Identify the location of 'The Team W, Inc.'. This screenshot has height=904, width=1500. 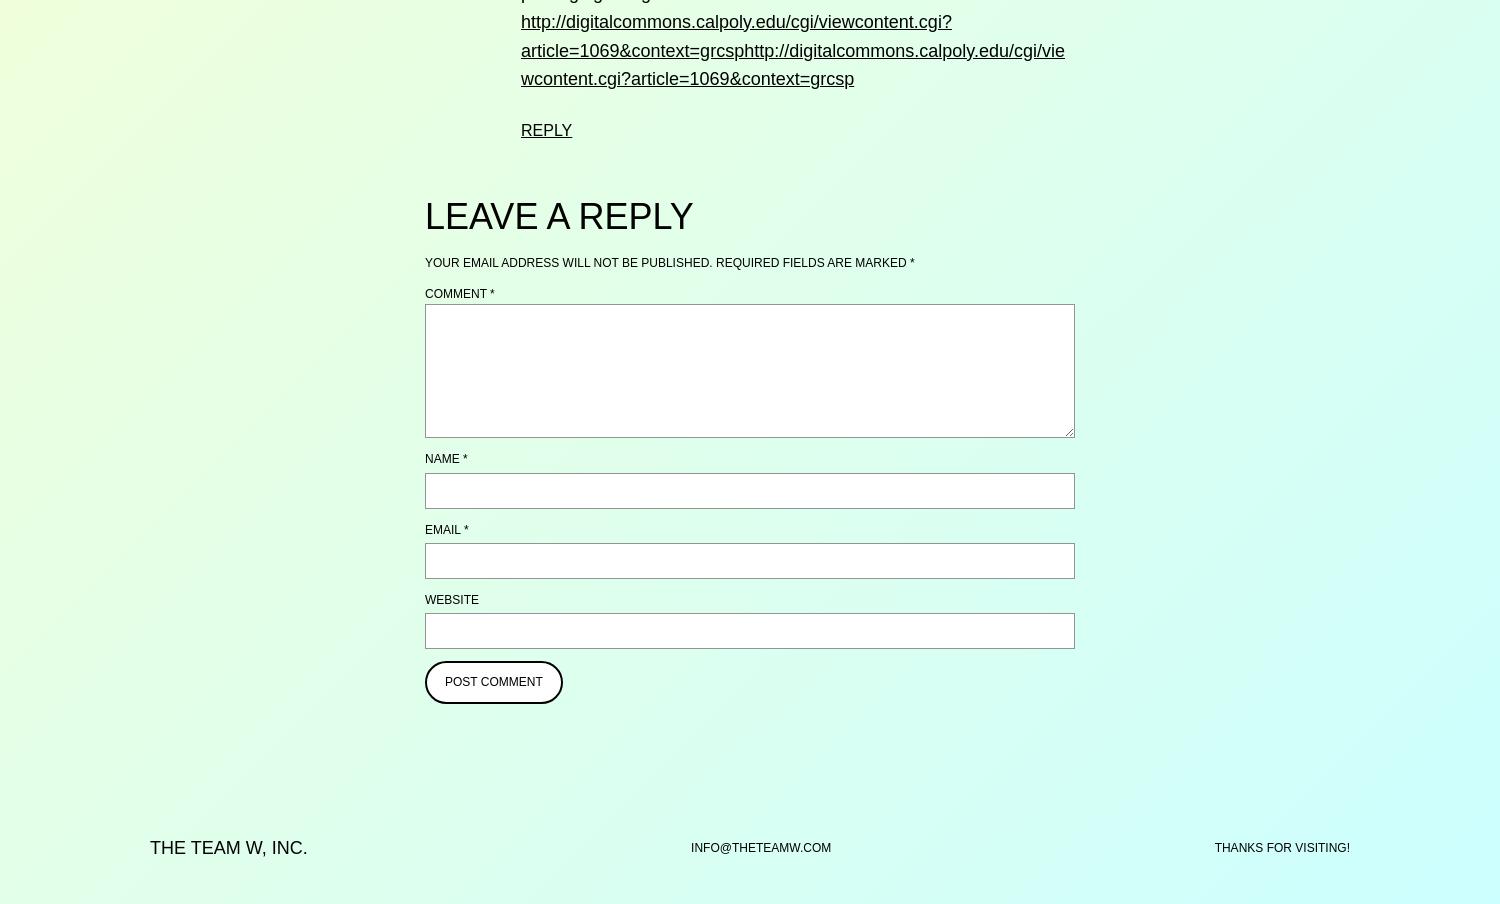
(227, 848).